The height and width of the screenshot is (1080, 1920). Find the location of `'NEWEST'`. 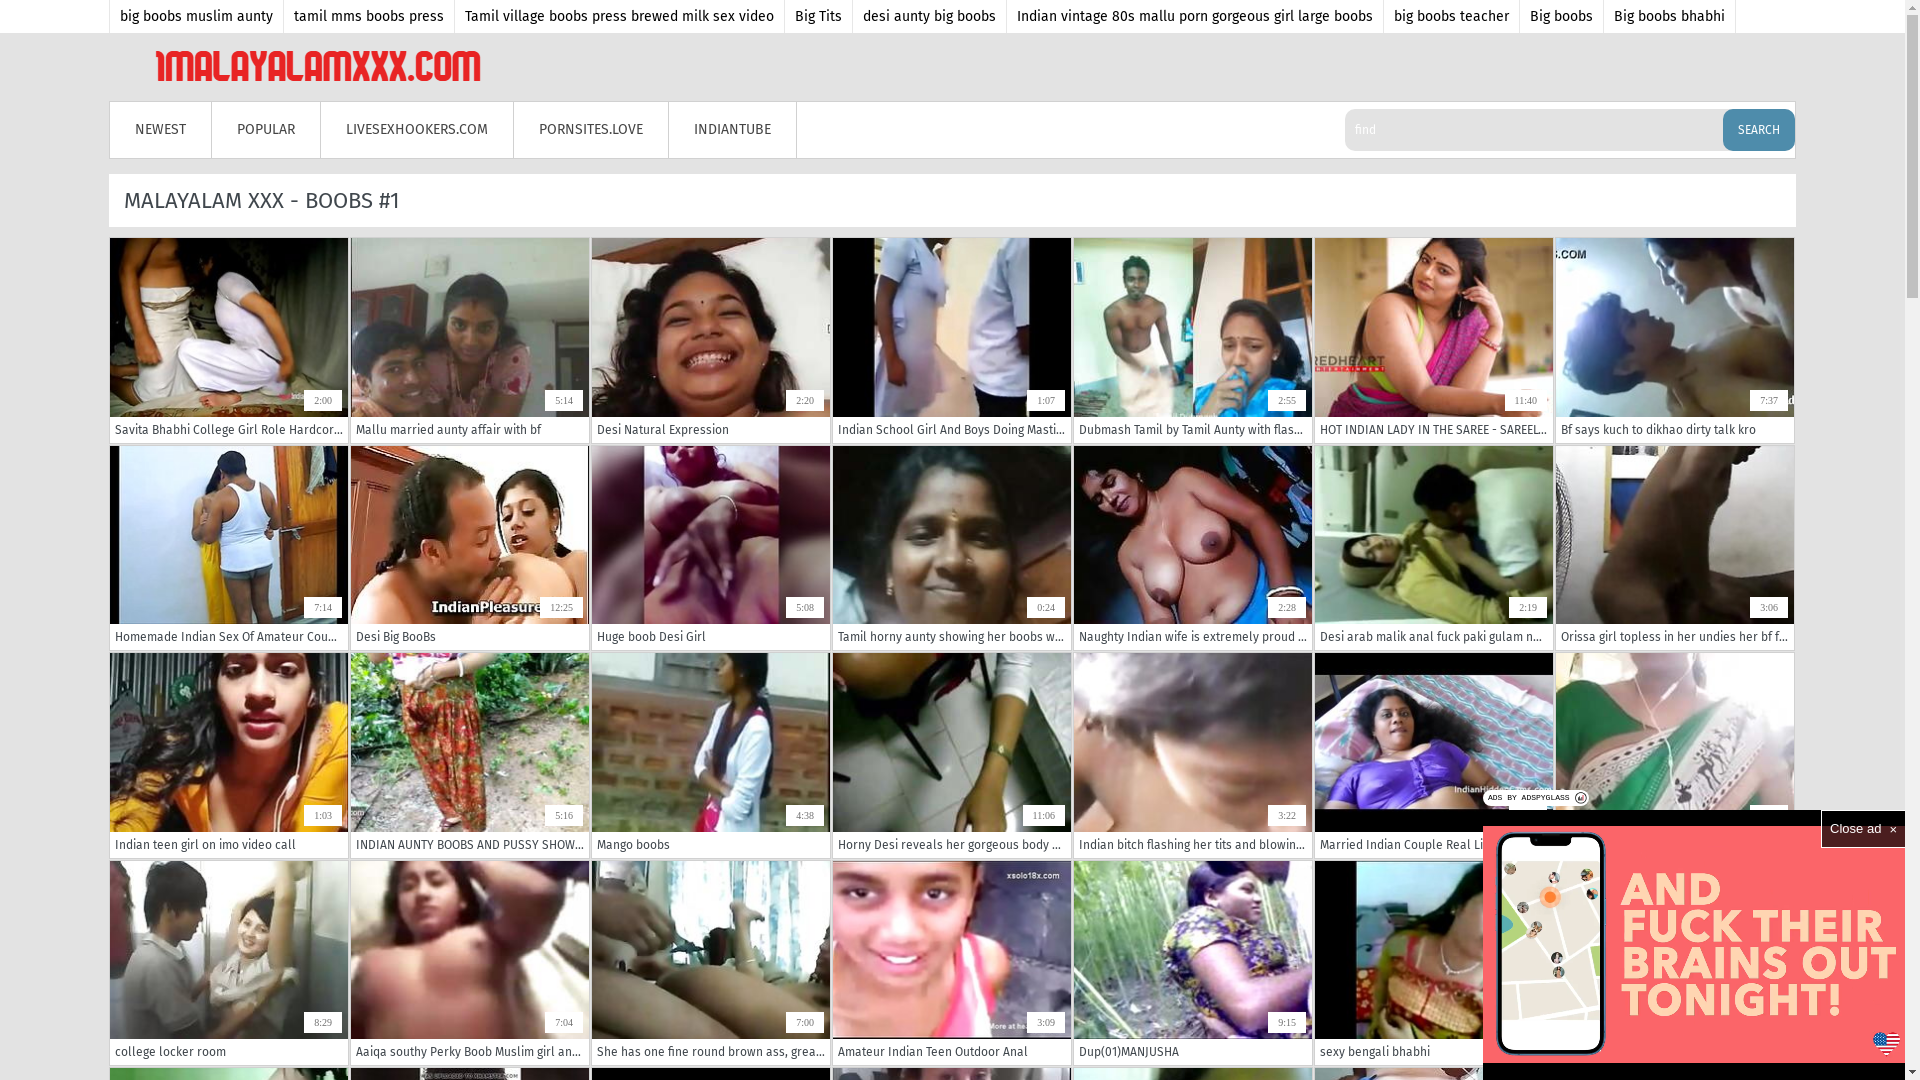

'NEWEST' is located at coordinates (161, 130).